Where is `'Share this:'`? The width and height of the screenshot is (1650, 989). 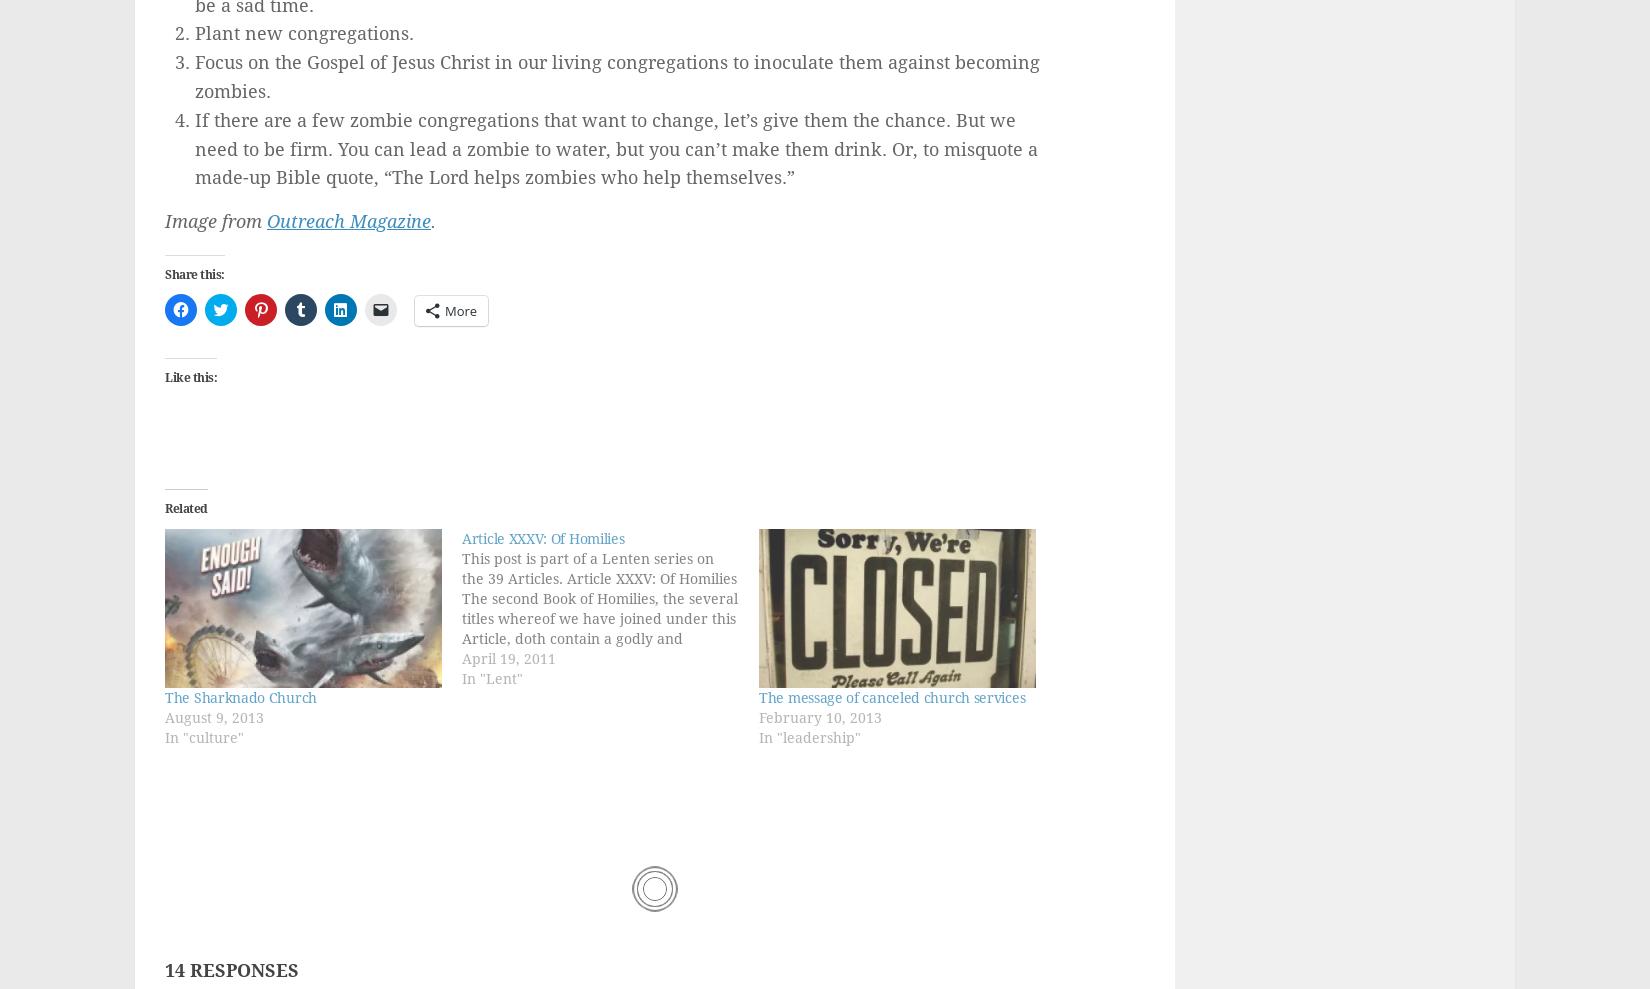
'Share this:' is located at coordinates (194, 274).